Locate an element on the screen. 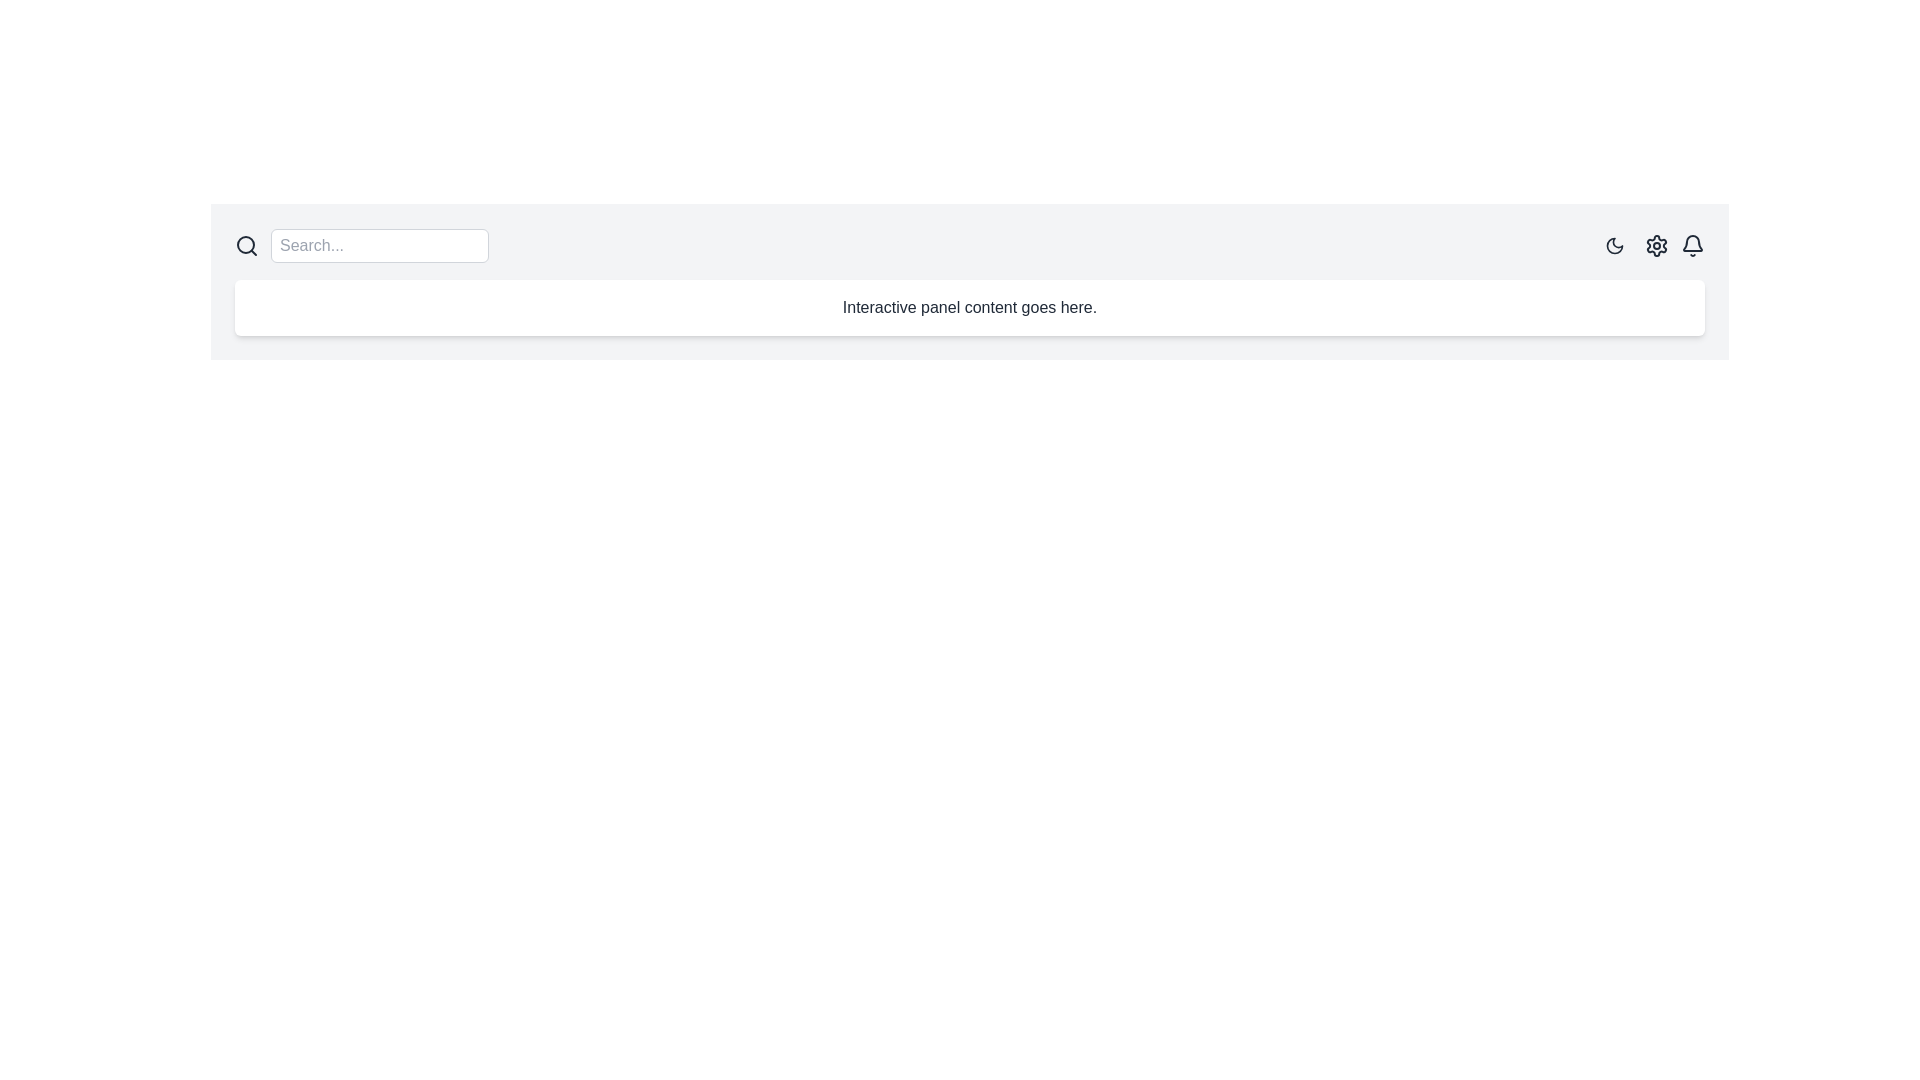 The height and width of the screenshot is (1080, 1920). the cogwheel-shaped IconButton, which is the second icon from the left in the top-right corner icon group is located at coordinates (1651, 245).